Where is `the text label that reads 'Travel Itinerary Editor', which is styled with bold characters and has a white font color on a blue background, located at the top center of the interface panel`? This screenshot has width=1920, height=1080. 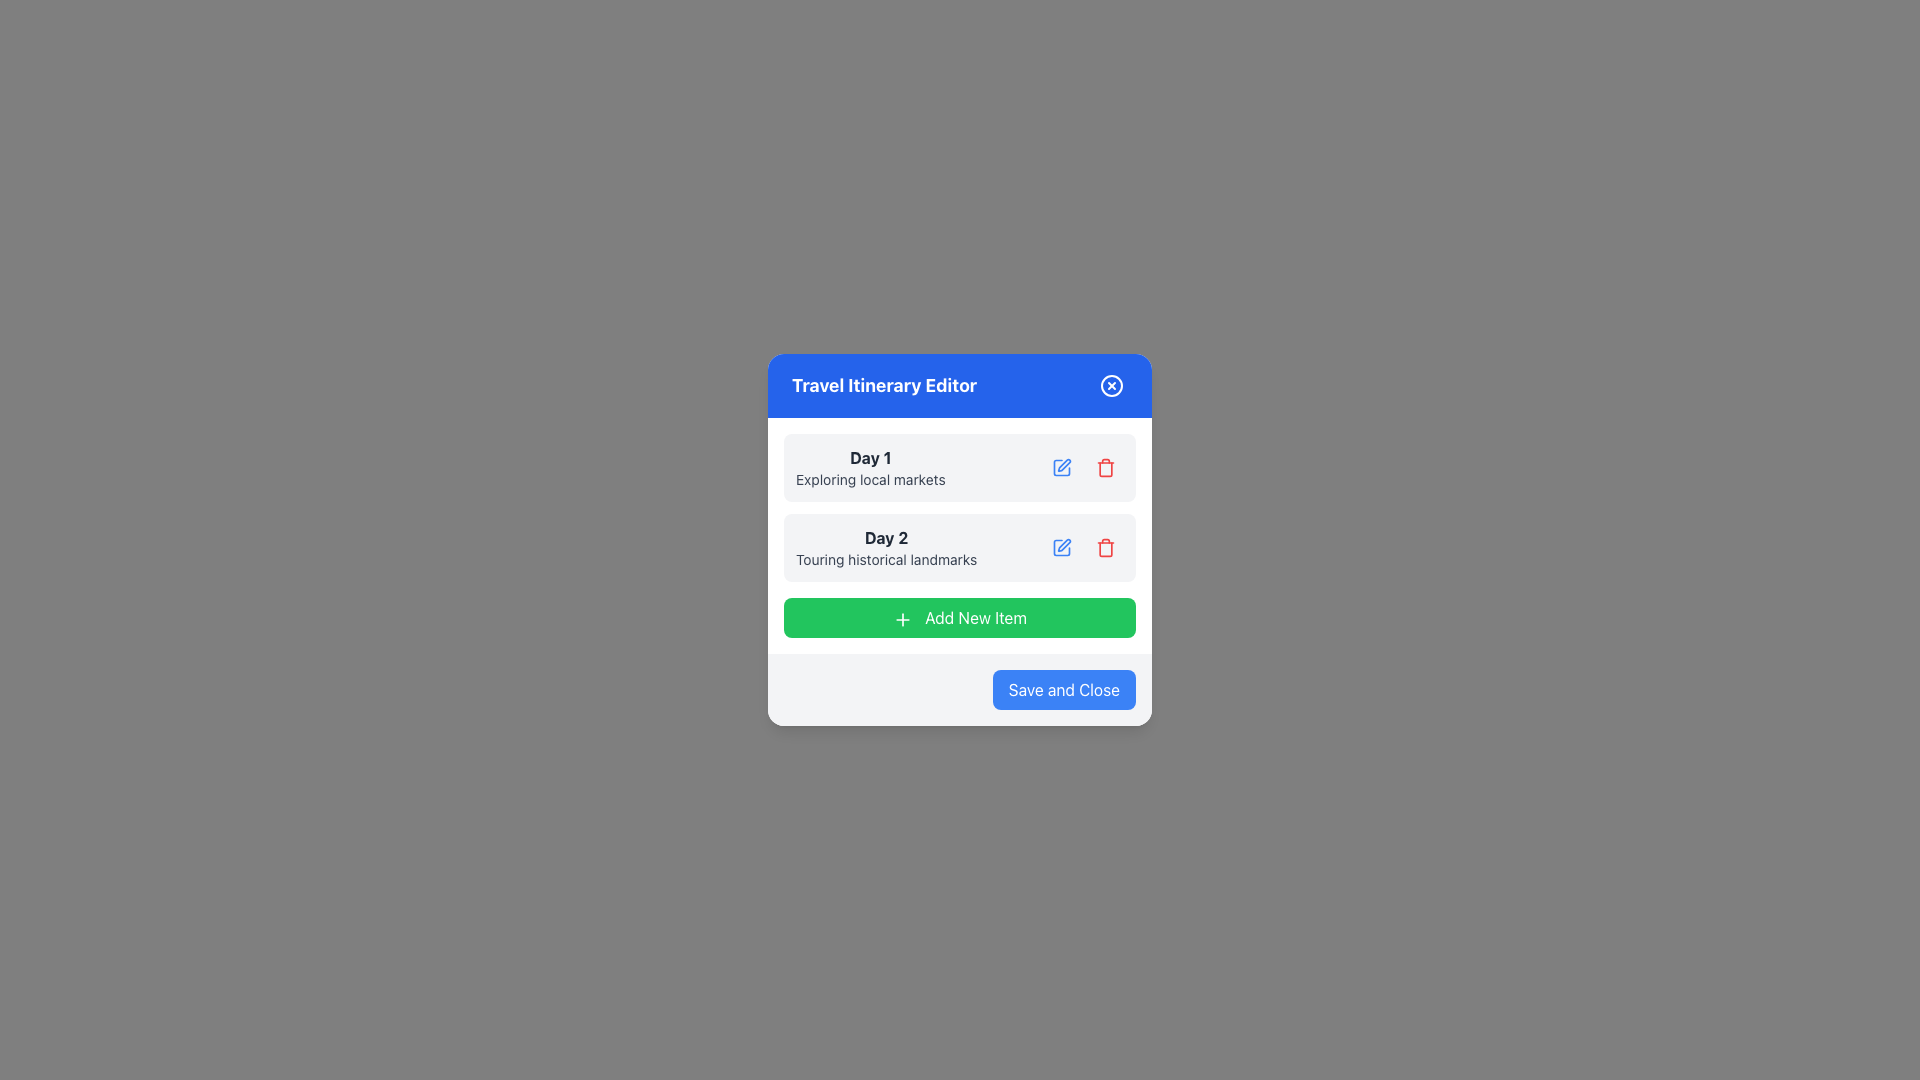 the text label that reads 'Travel Itinerary Editor', which is styled with bold characters and has a white font color on a blue background, located at the top center of the interface panel is located at coordinates (883, 385).